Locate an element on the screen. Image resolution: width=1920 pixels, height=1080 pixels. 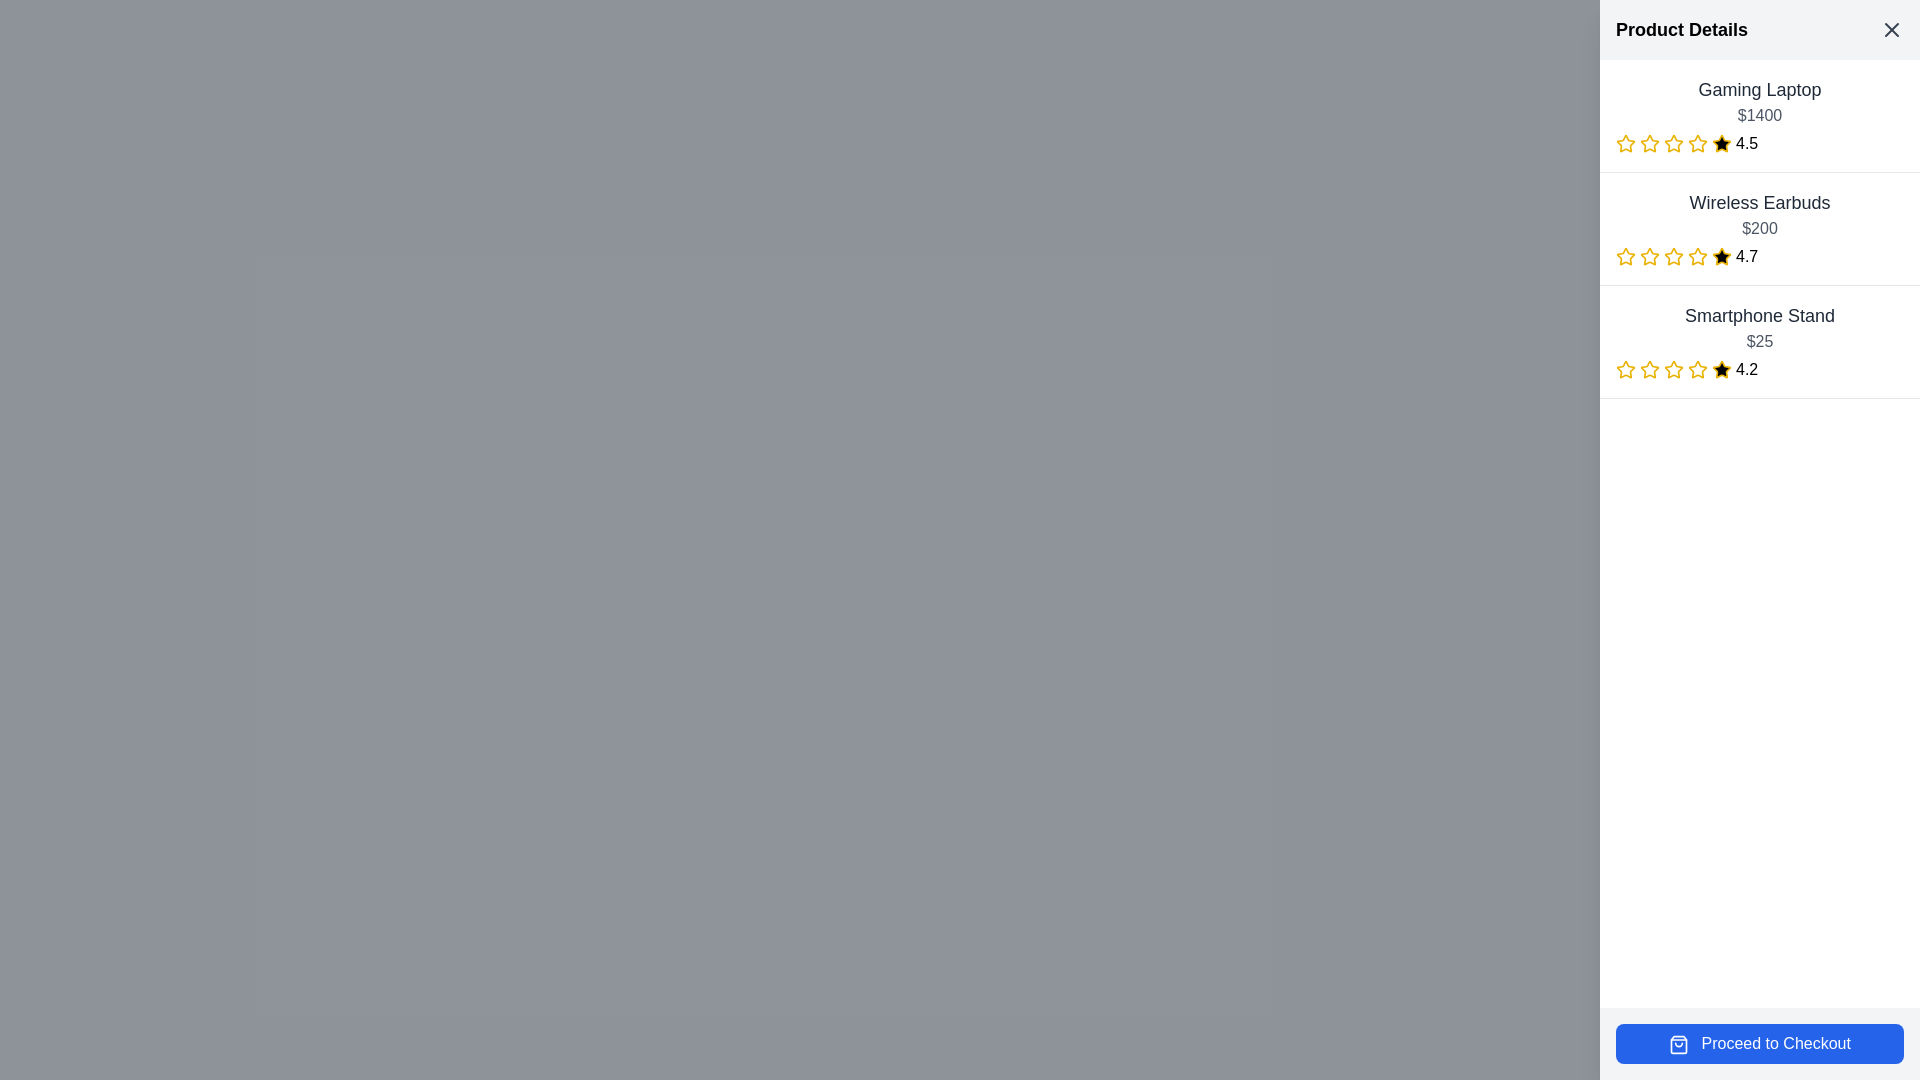
the dark gray 'X' shaped icon button located at the top-right corner of the 'Product Details' section is located at coordinates (1890, 30).